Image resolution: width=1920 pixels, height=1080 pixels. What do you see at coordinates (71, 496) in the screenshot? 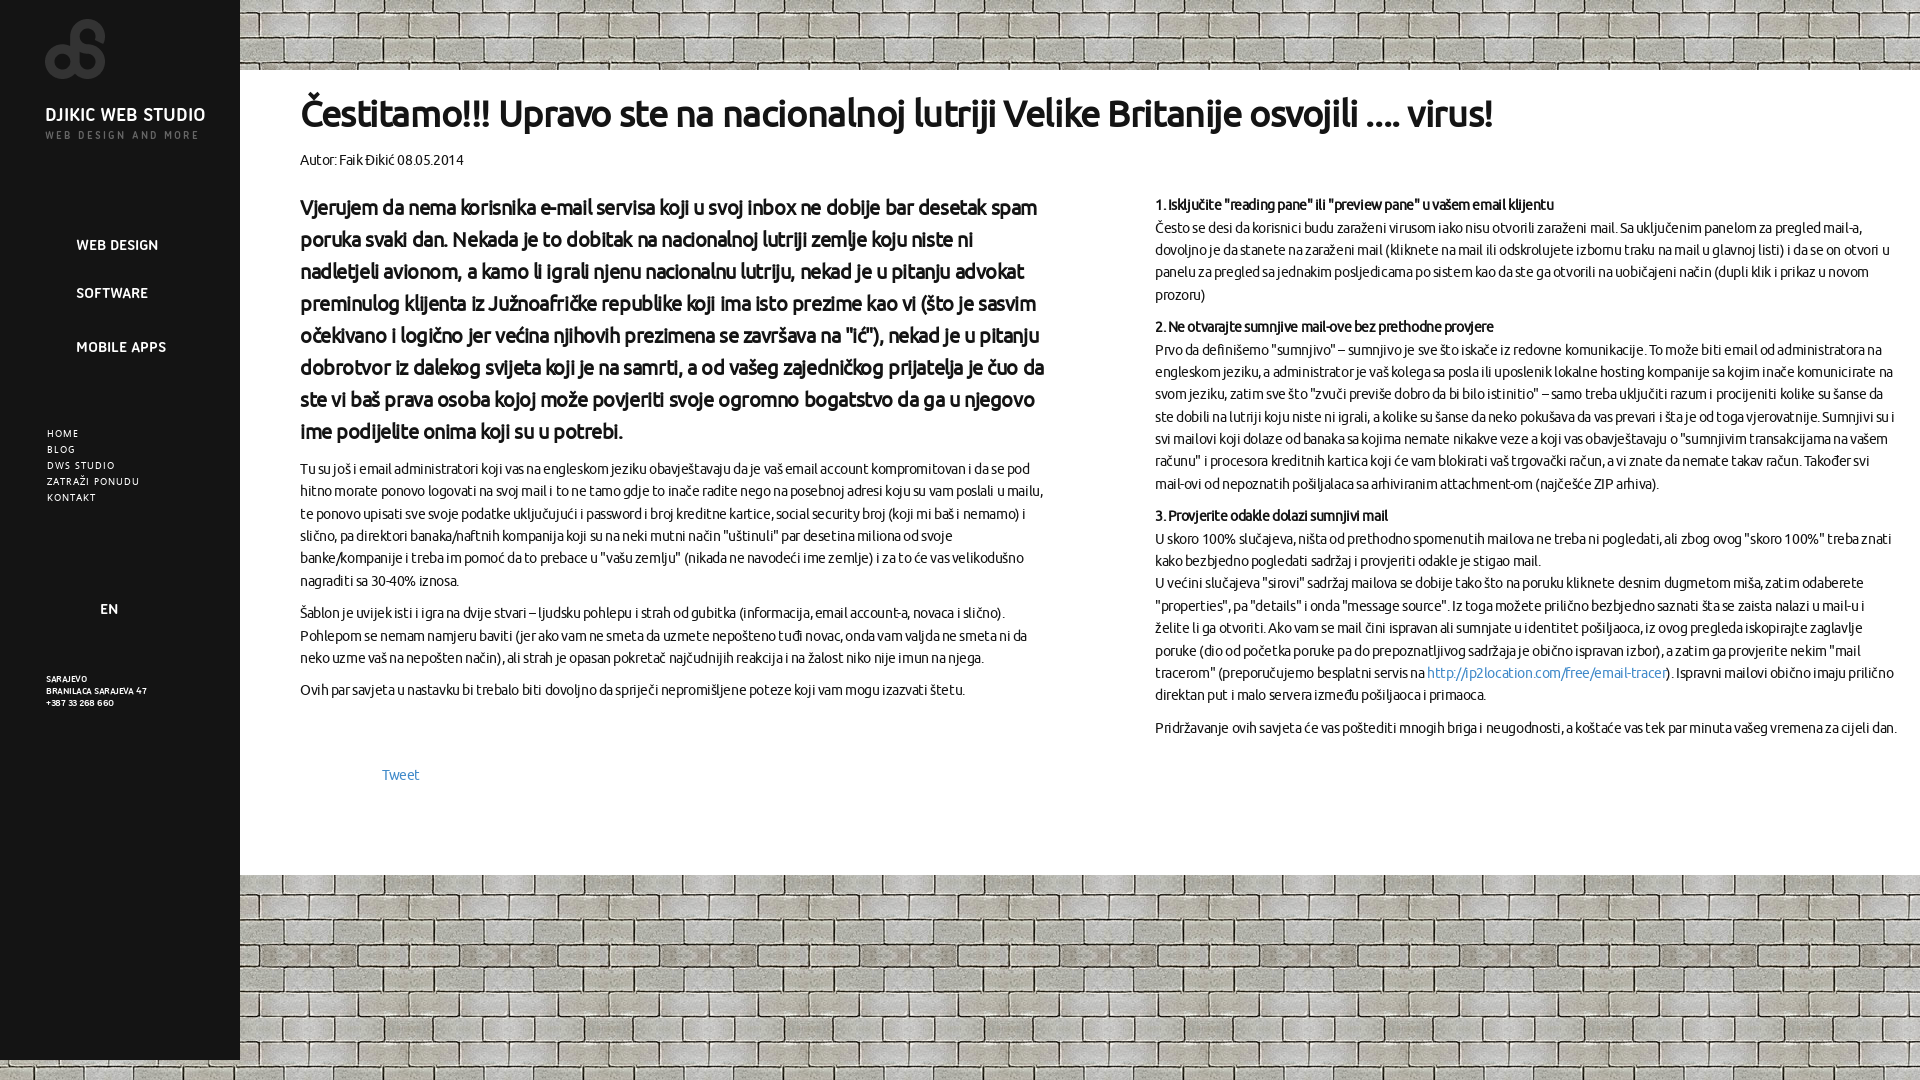
I see `'KONTAKT'` at bounding box center [71, 496].